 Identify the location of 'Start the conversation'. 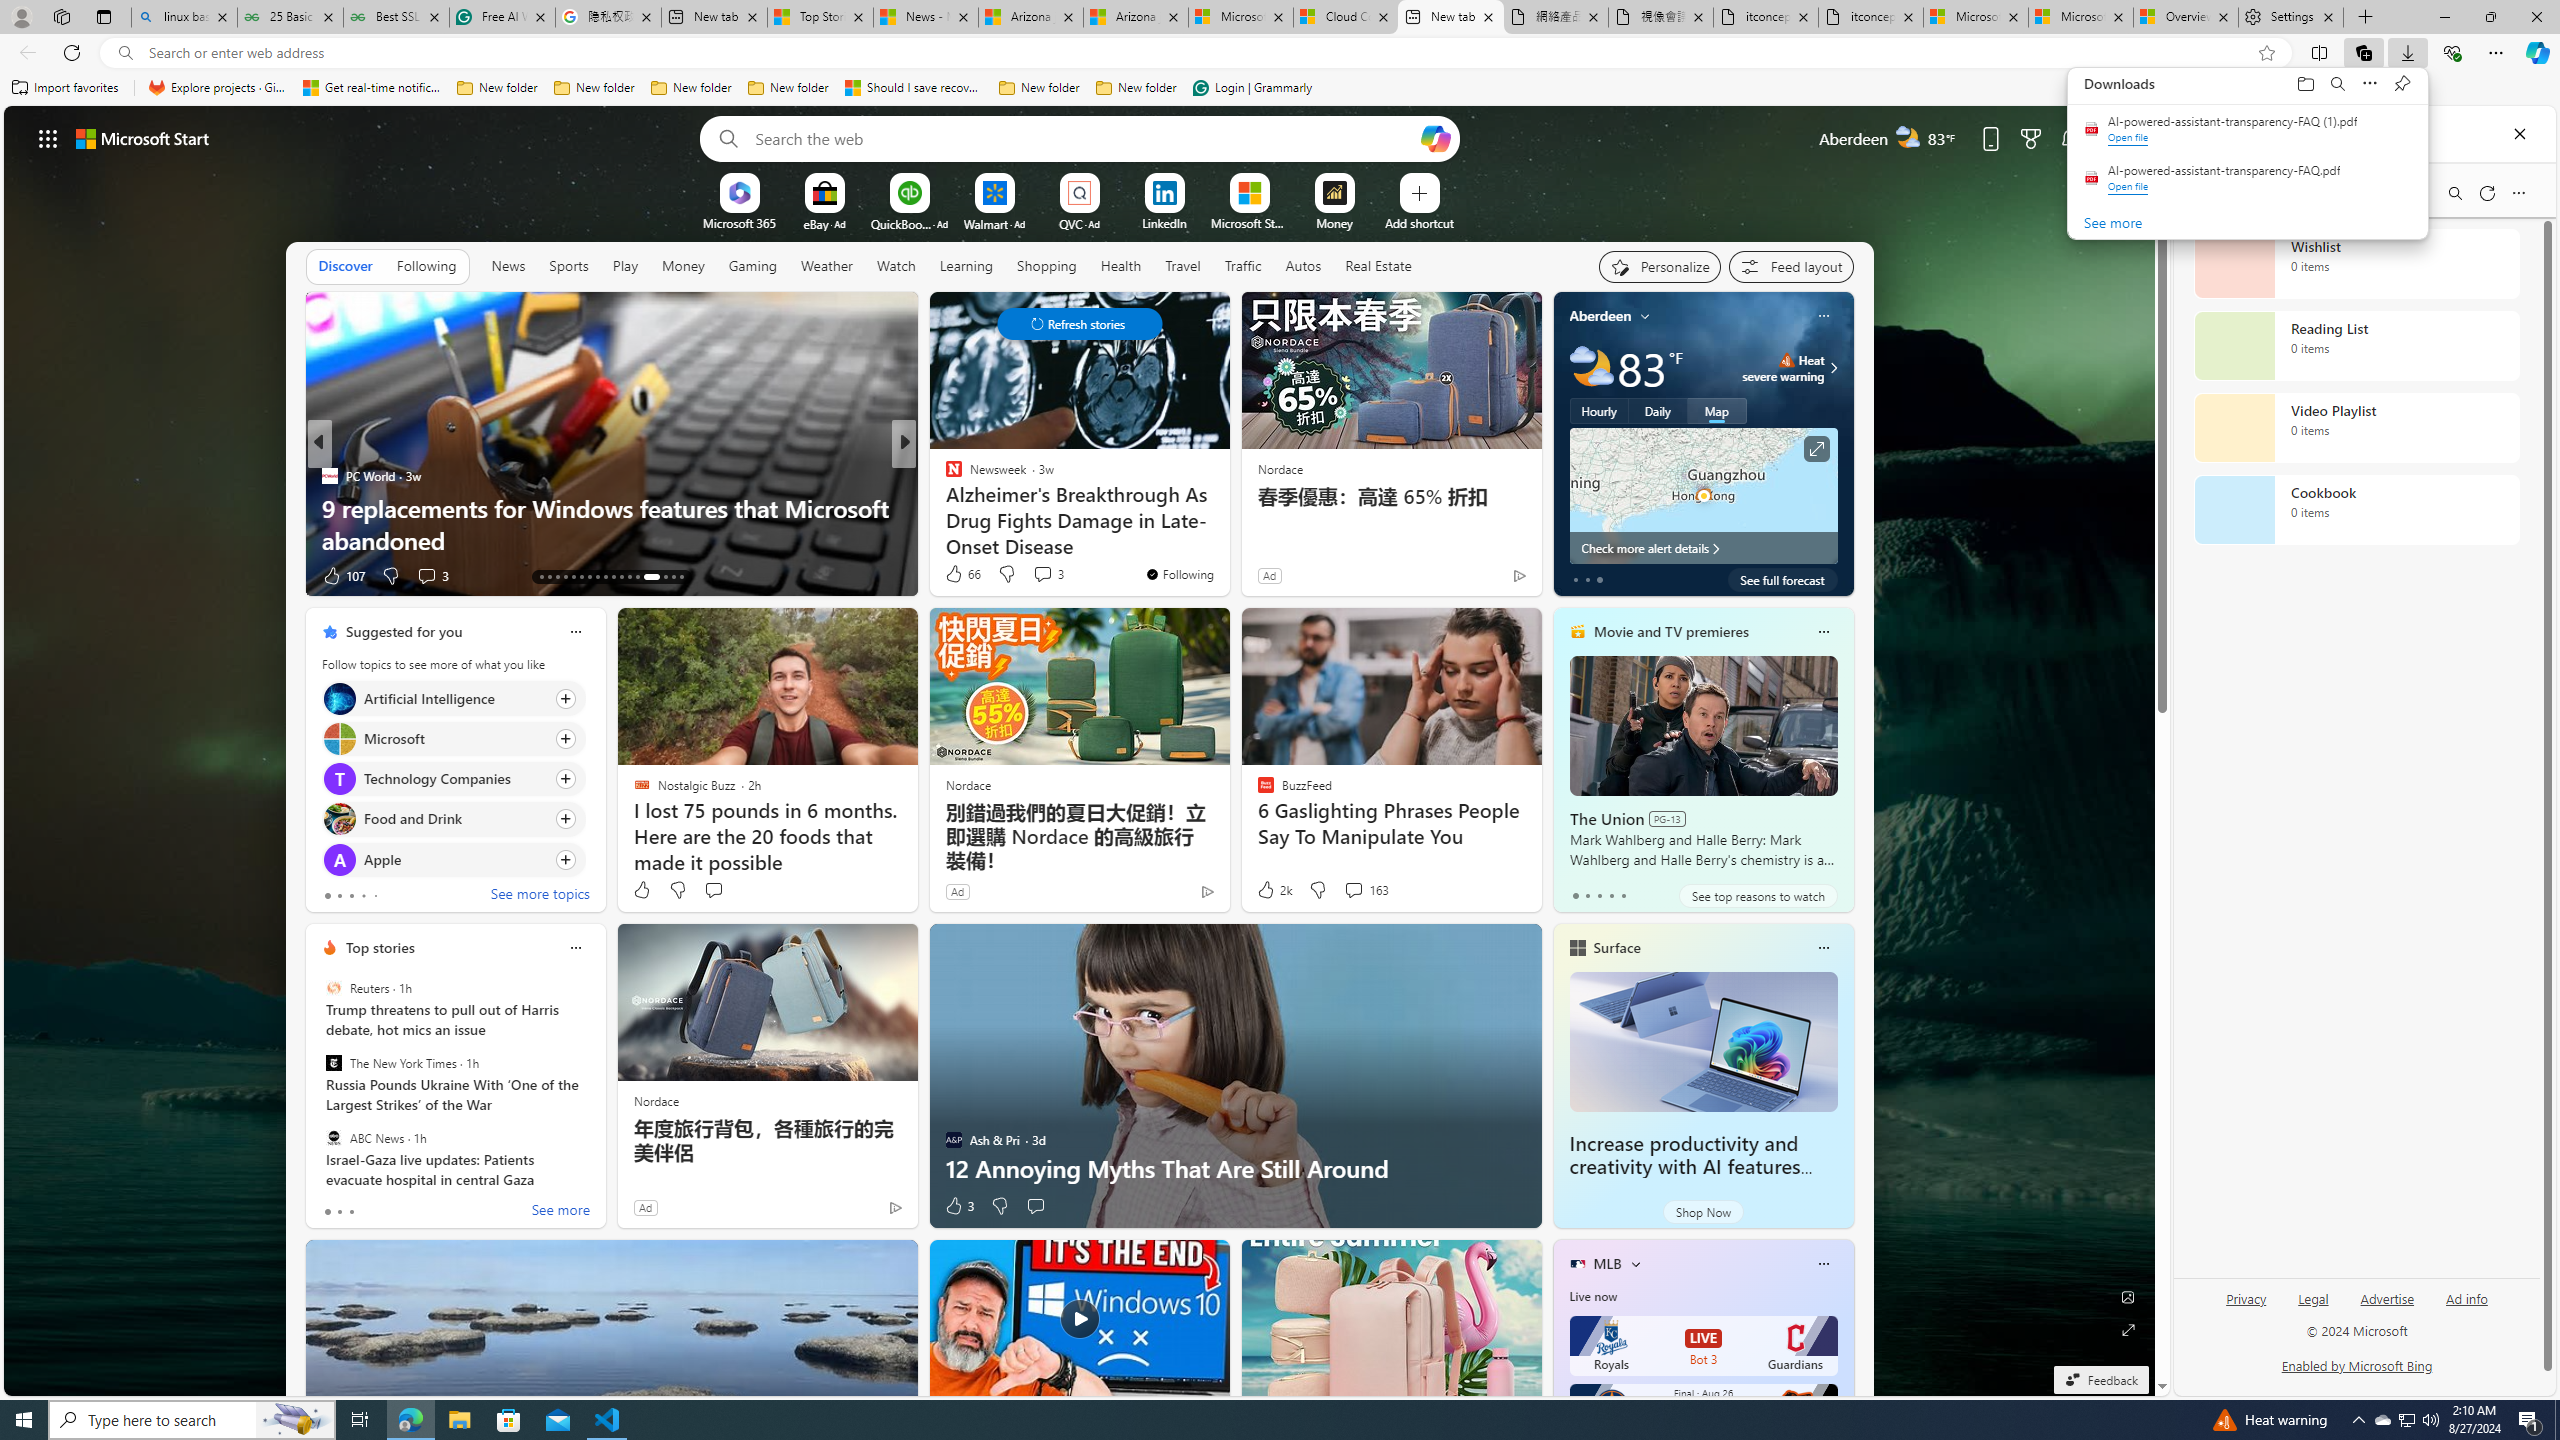
(1035, 1206).